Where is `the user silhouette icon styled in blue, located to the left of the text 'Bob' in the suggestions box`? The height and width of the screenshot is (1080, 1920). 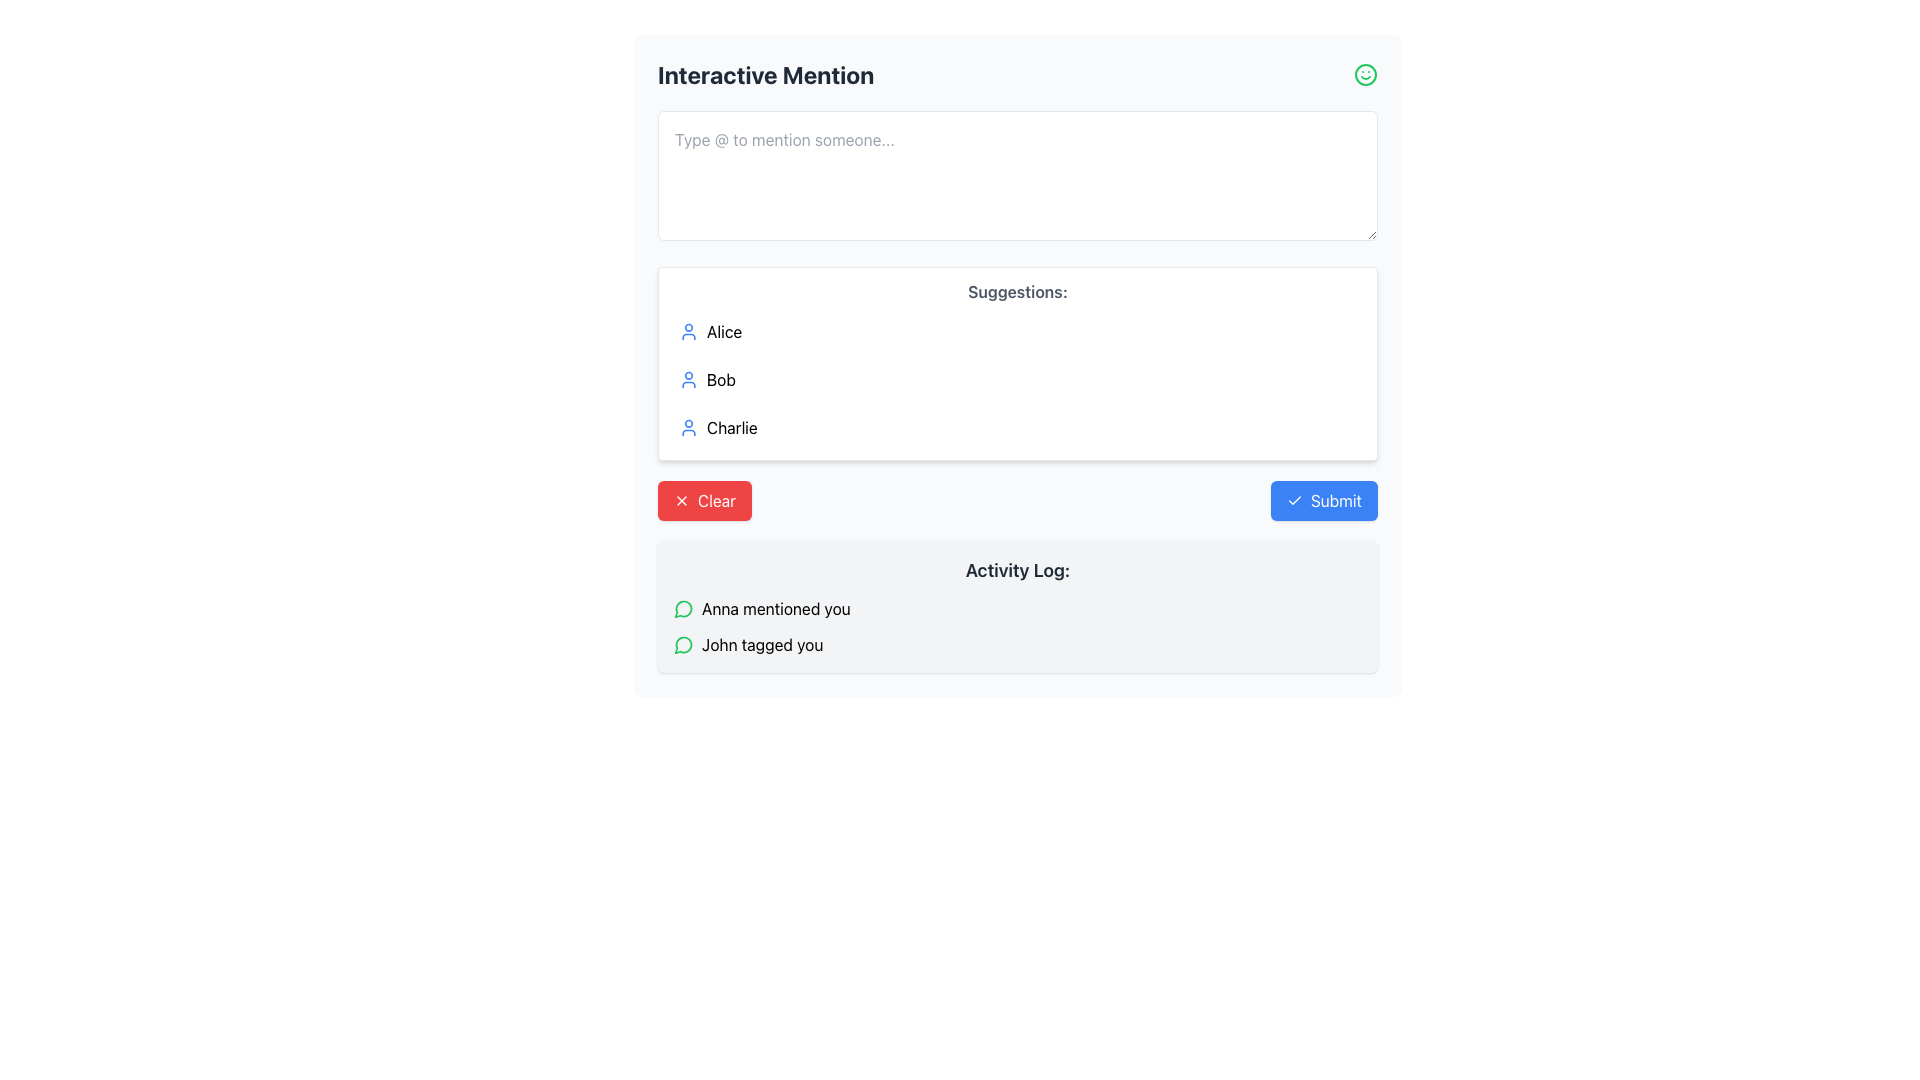 the user silhouette icon styled in blue, located to the left of the text 'Bob' in the suggestions box is located at coordinates (689, 380).